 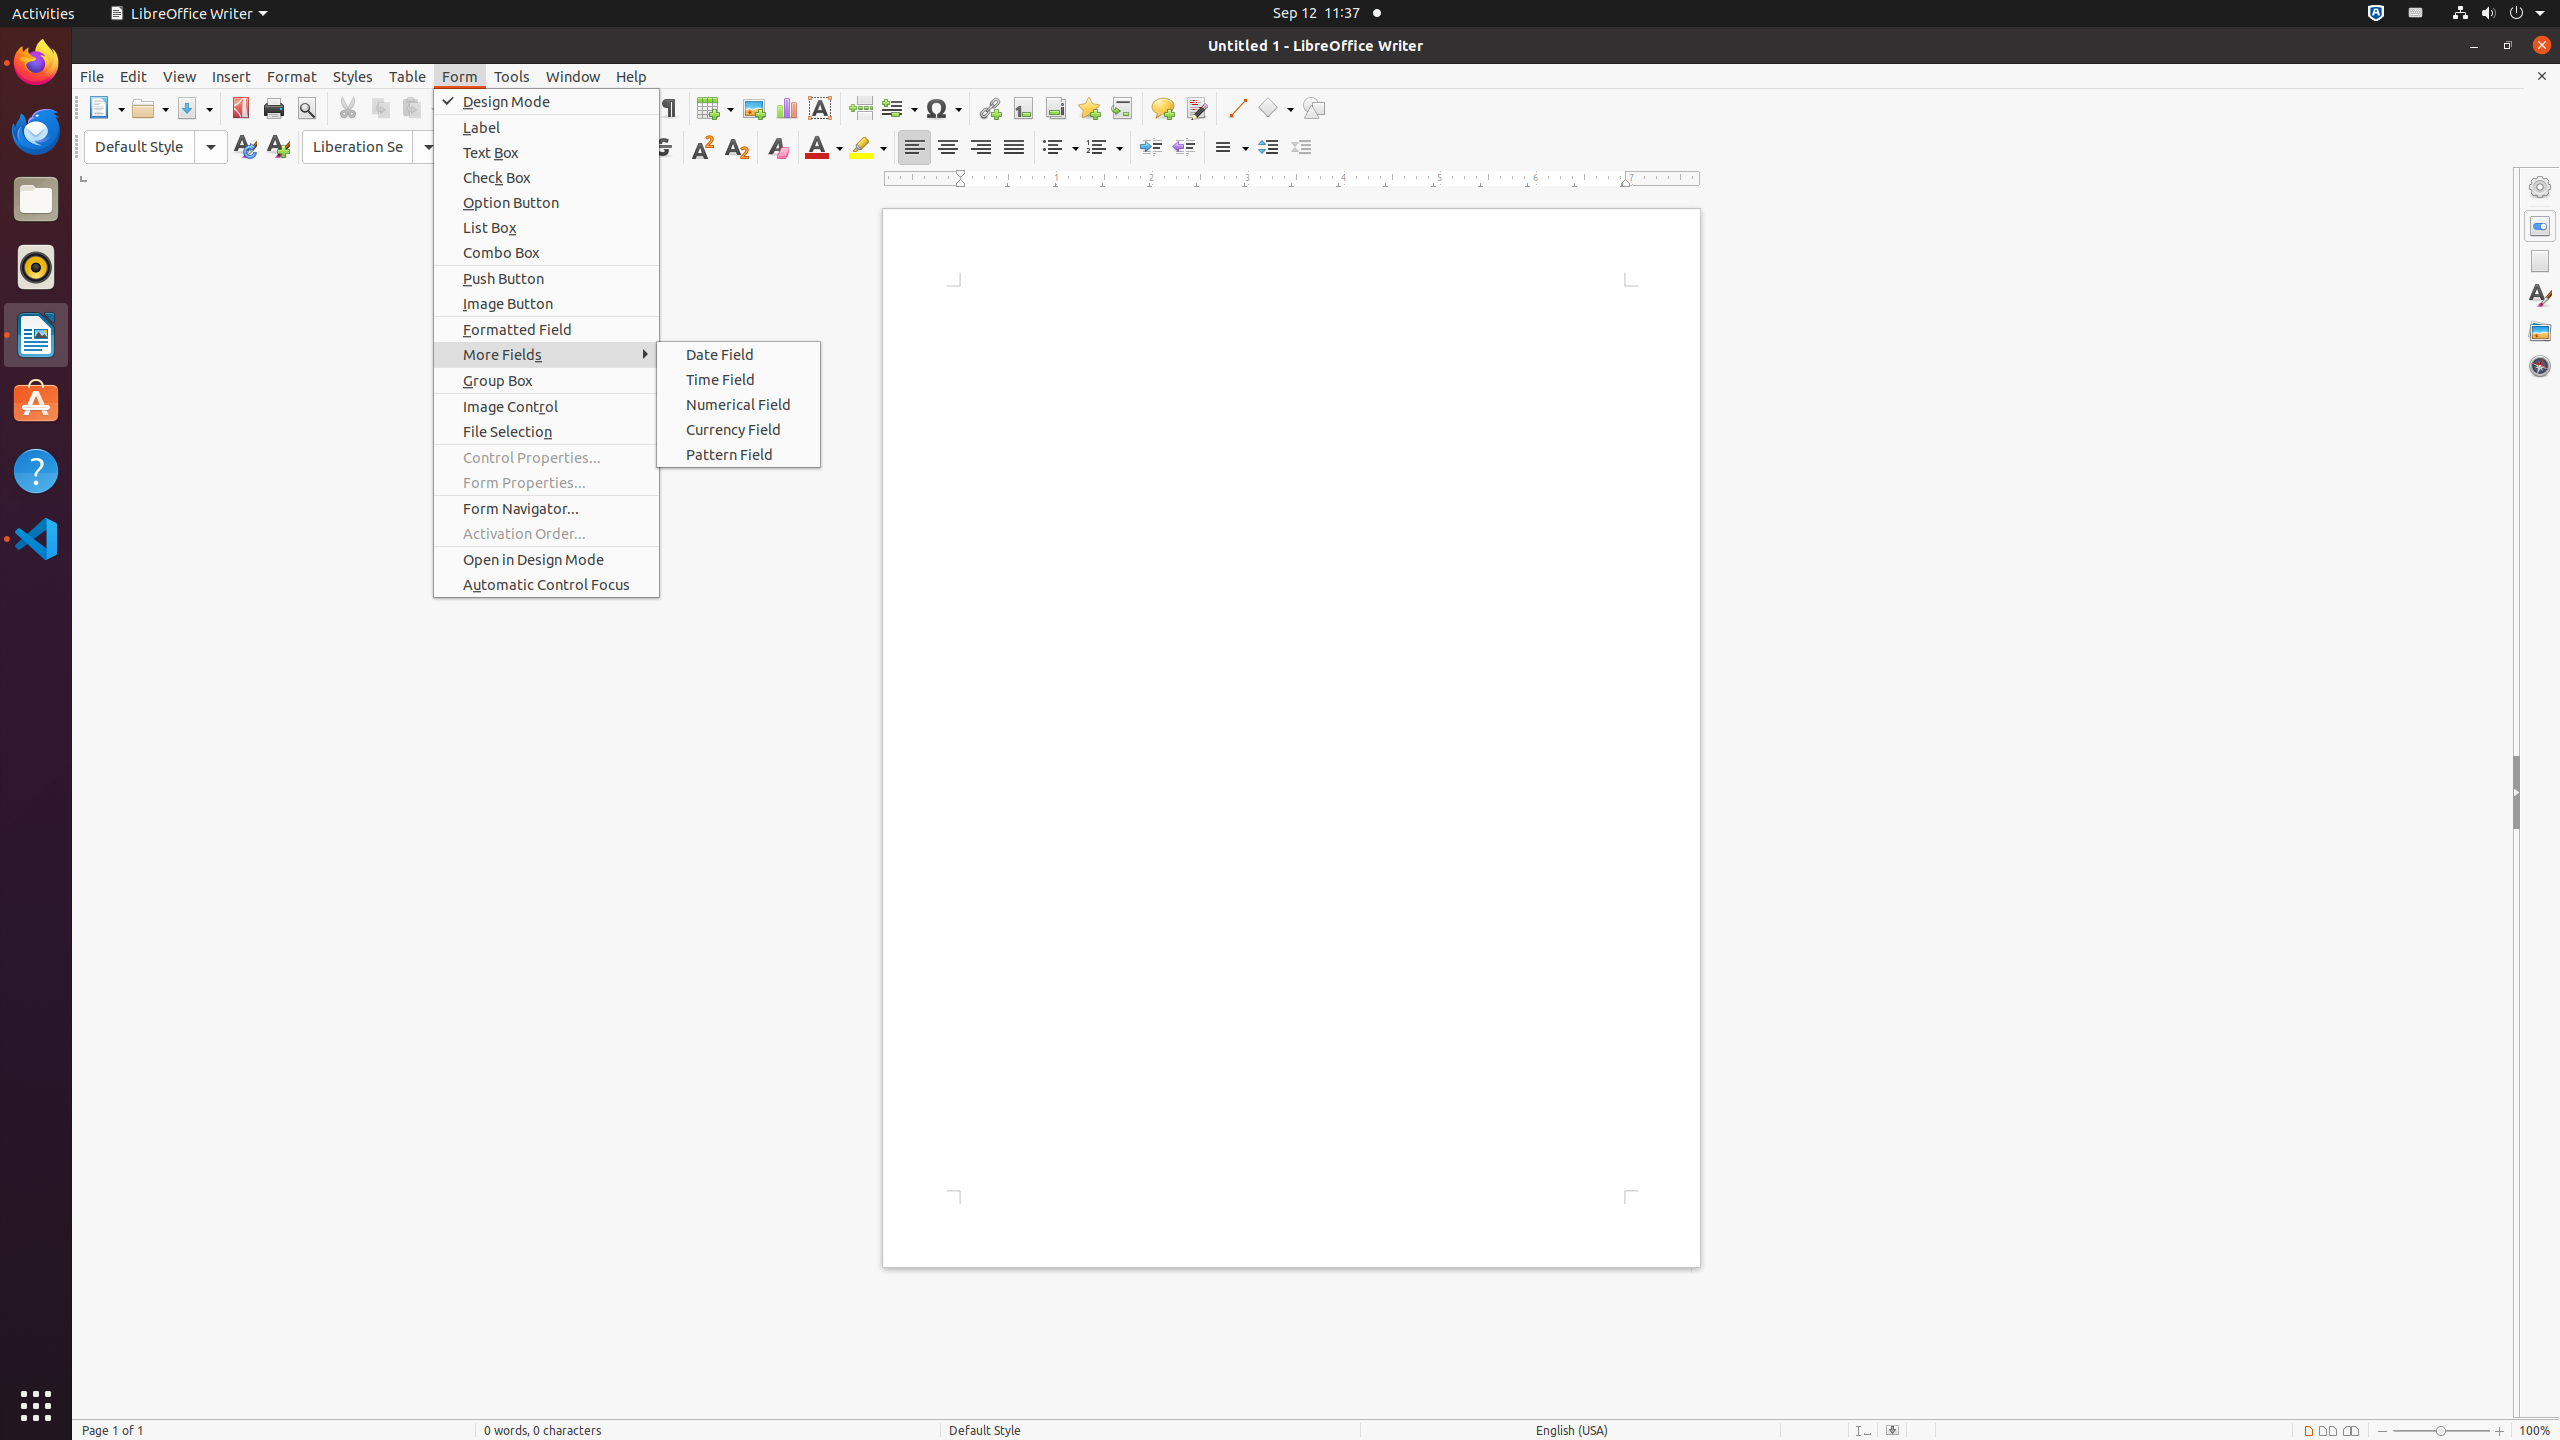 What do you see at coordinates (305, 107) in the screenshot?
I see `'Print Preview'` at bounding box center [305, 107].